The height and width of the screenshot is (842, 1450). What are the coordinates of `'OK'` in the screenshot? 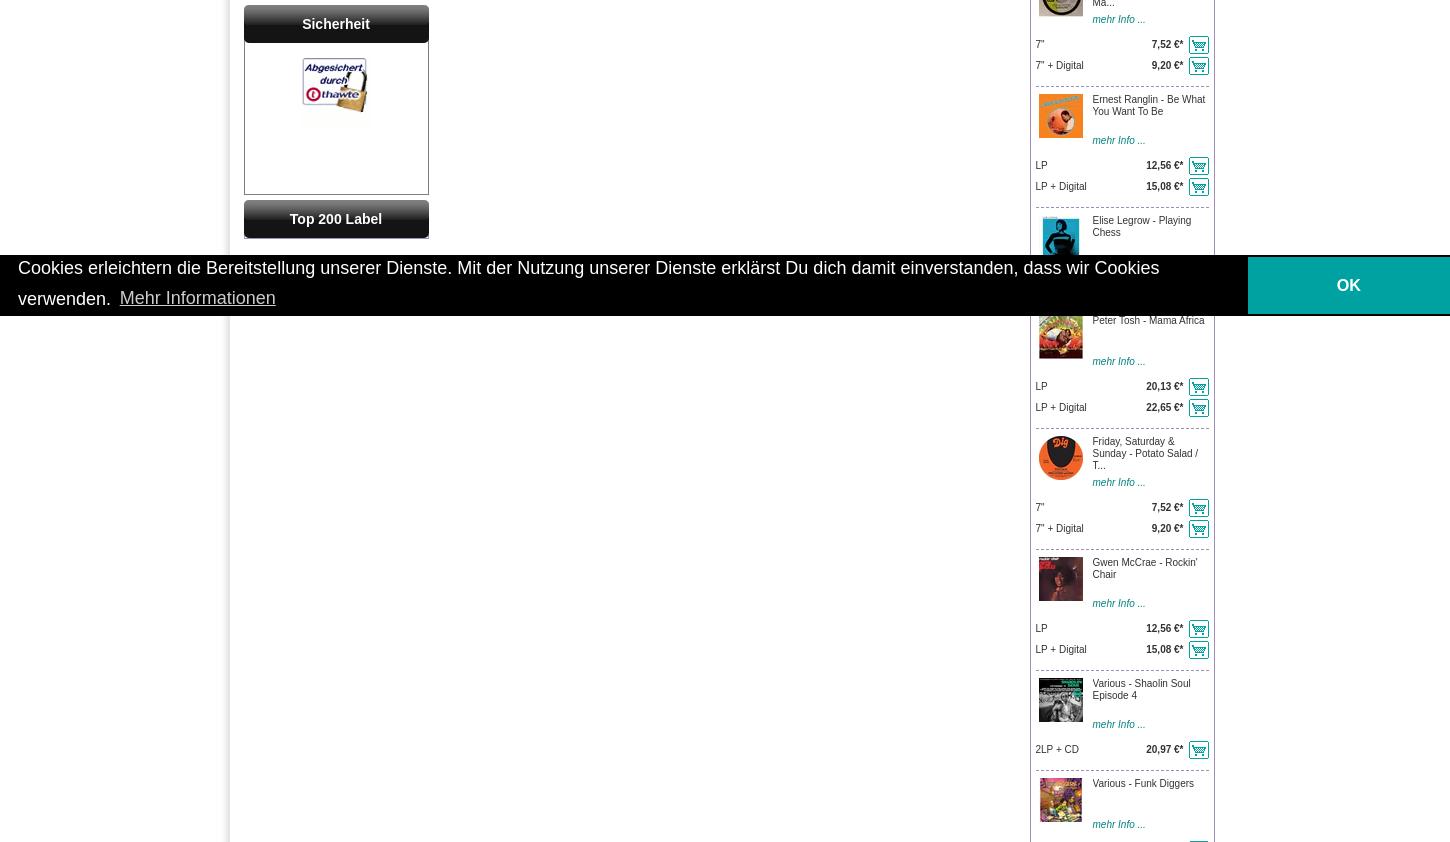 It's located at (1347, 284).